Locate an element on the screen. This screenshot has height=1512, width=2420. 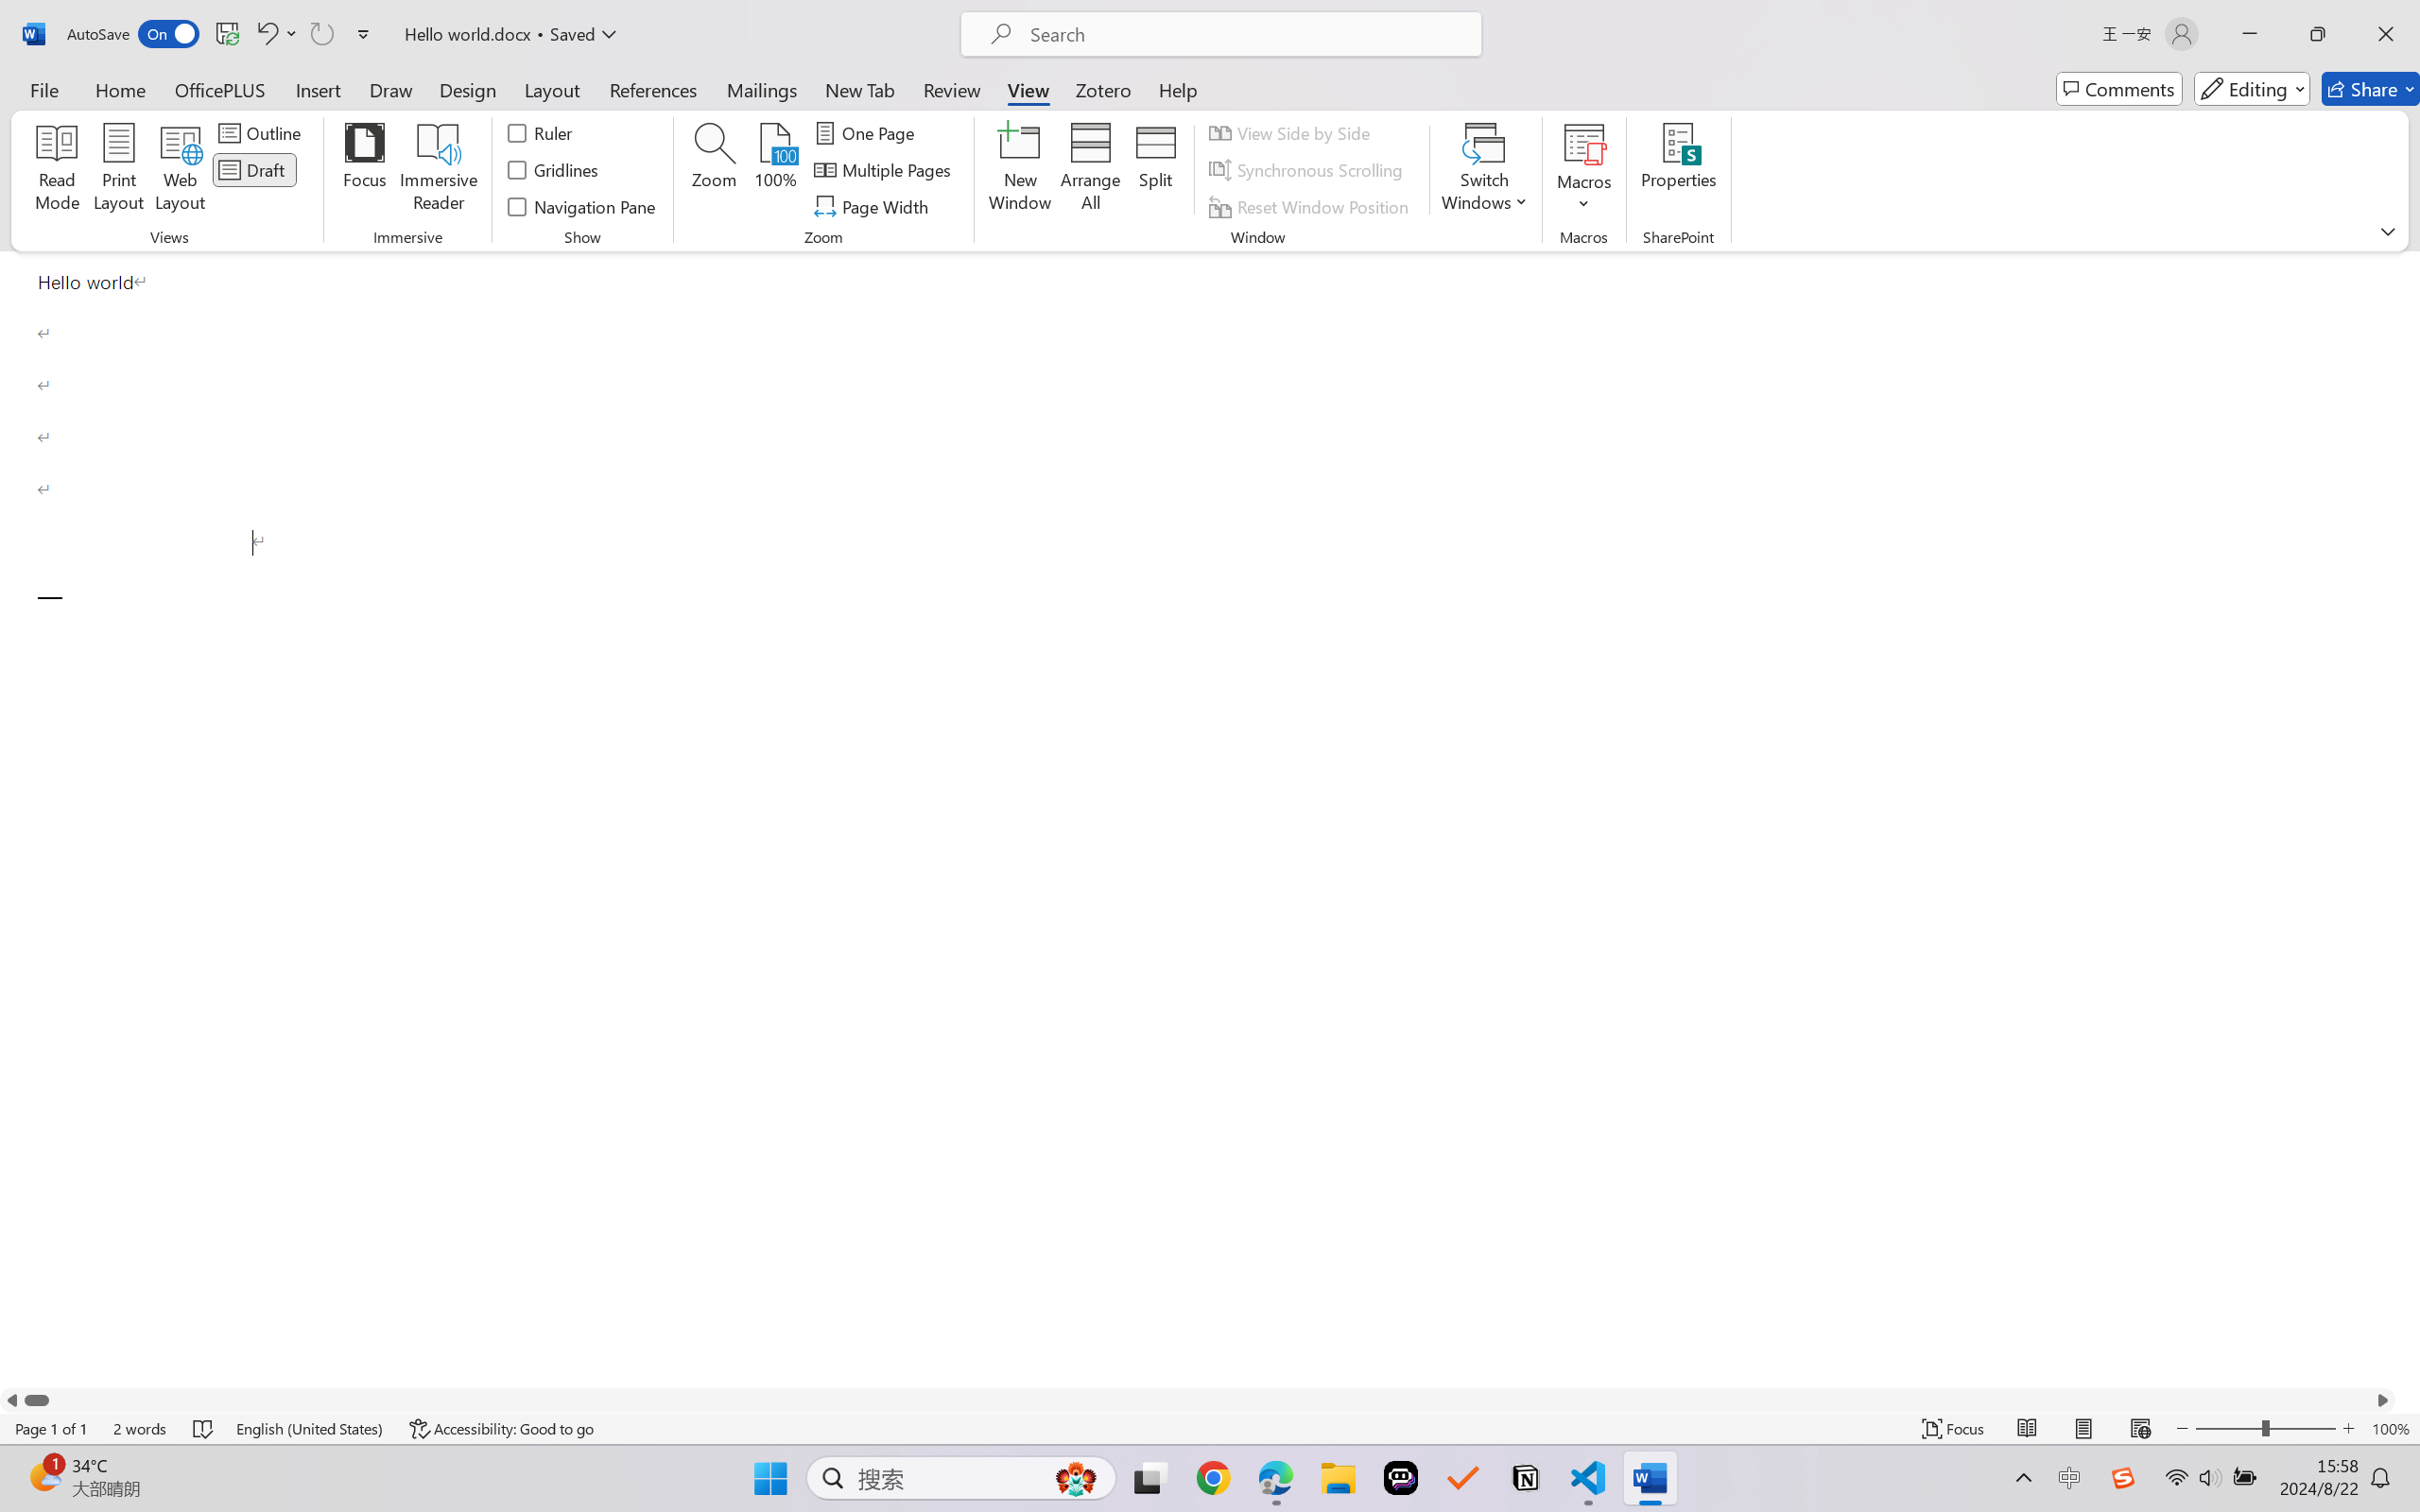
'Help' is located at coordinates (1177, 88).